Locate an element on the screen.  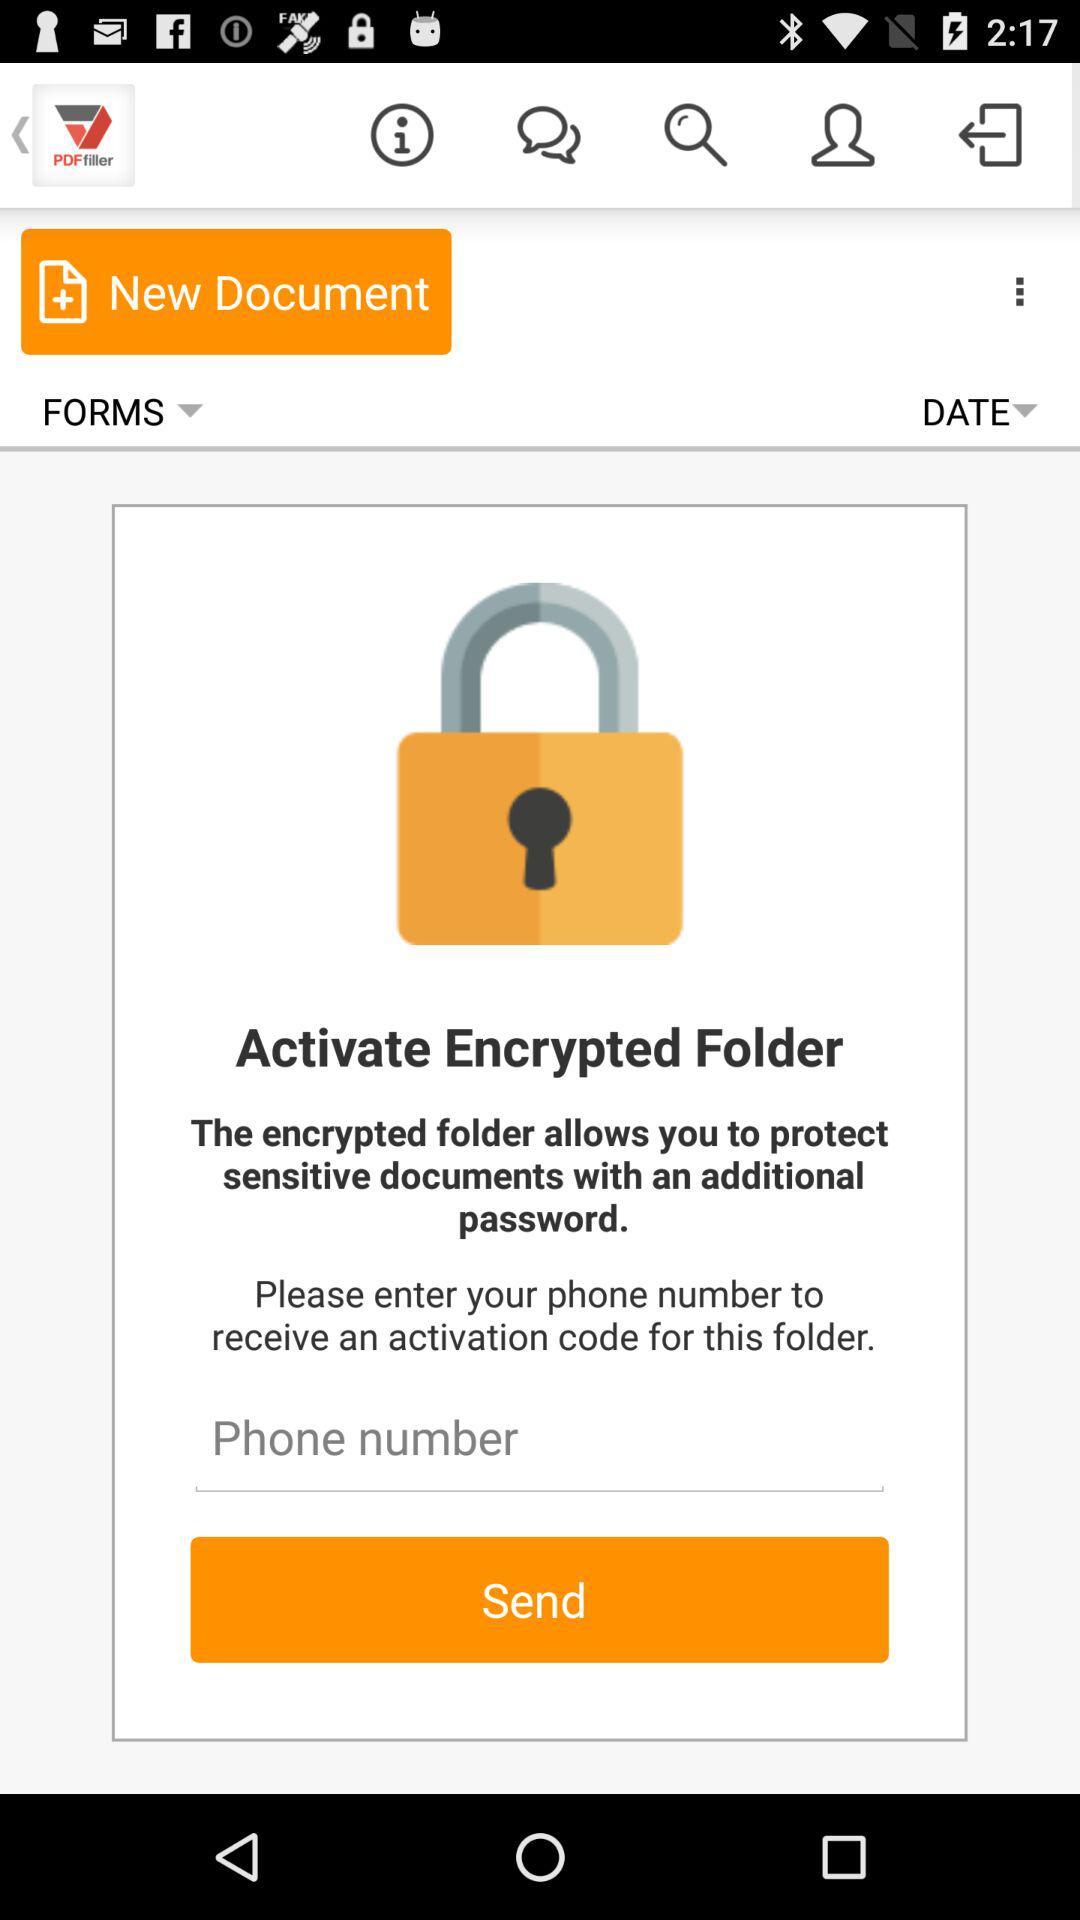
new document is located at coordinates (235, 290).